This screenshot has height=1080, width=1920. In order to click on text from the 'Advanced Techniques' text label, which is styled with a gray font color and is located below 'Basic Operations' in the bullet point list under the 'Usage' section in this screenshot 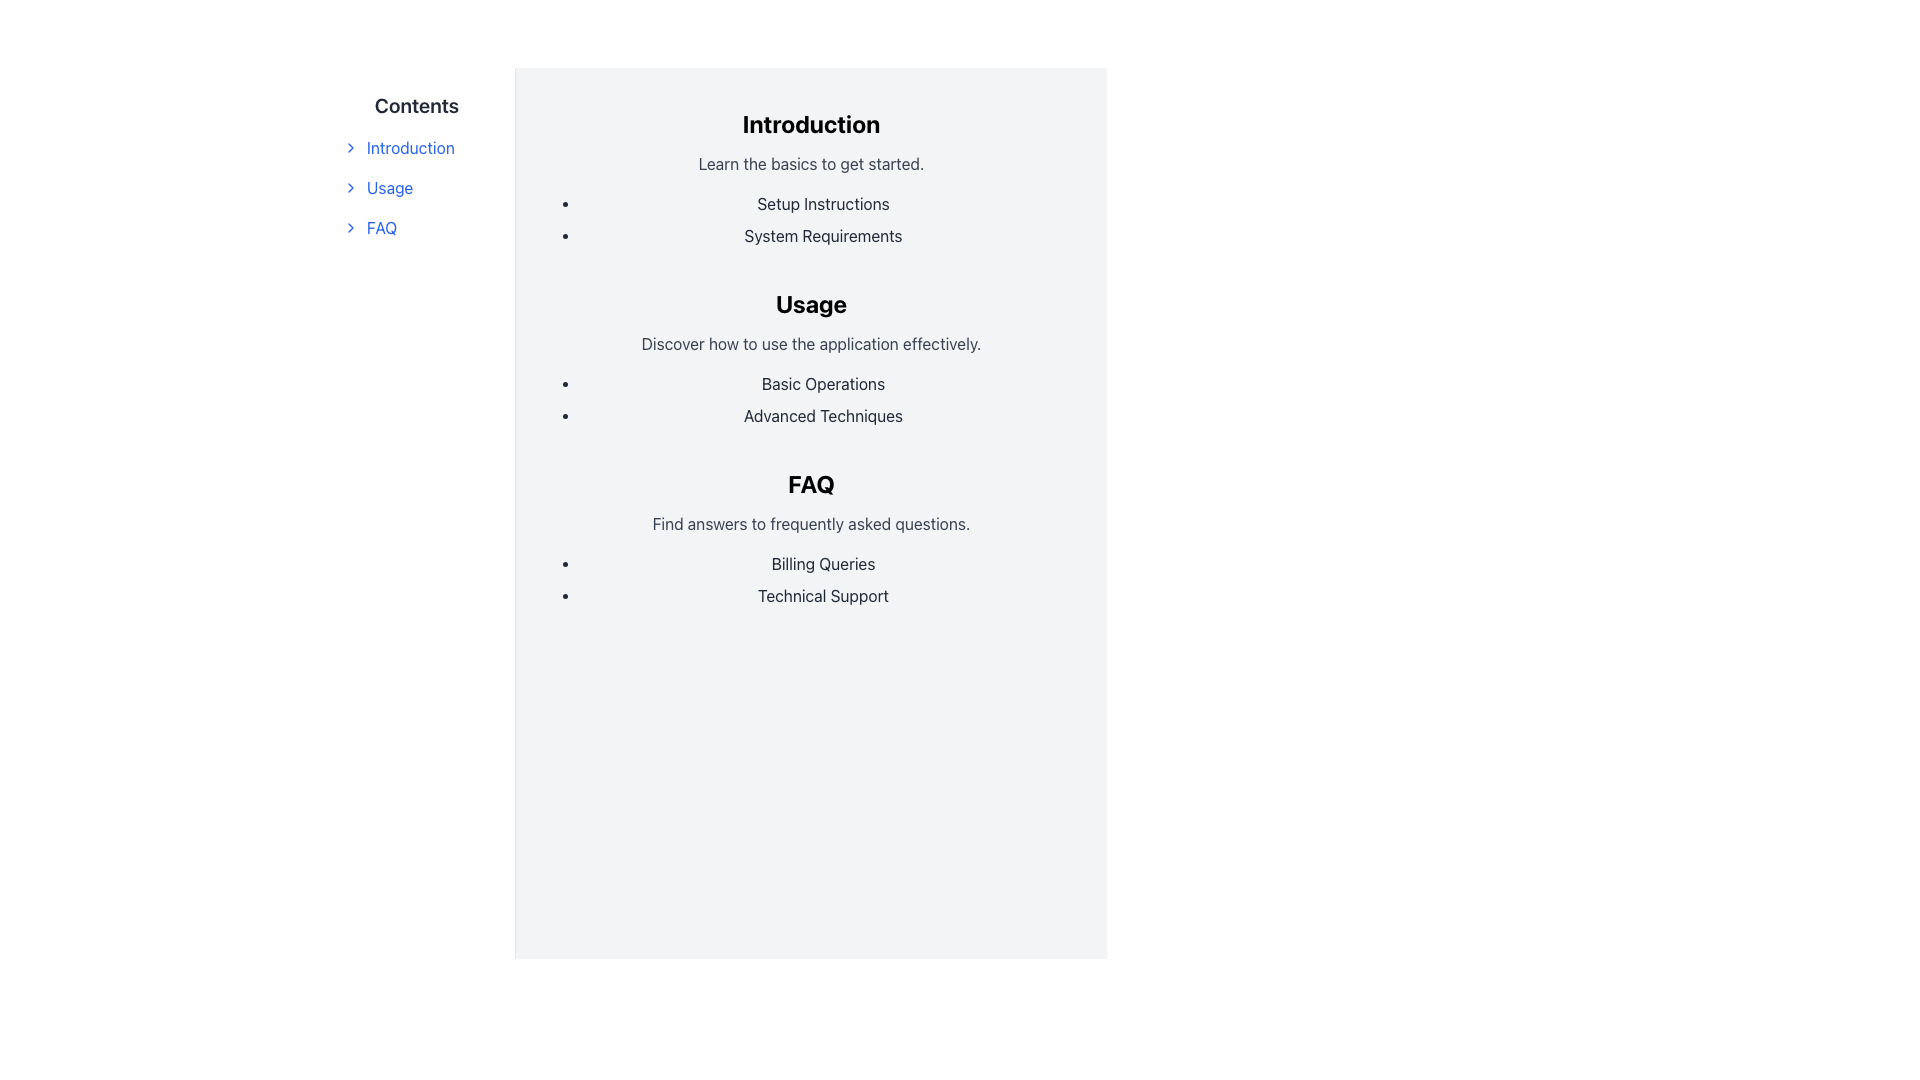, I will do `click(823, 415)`.